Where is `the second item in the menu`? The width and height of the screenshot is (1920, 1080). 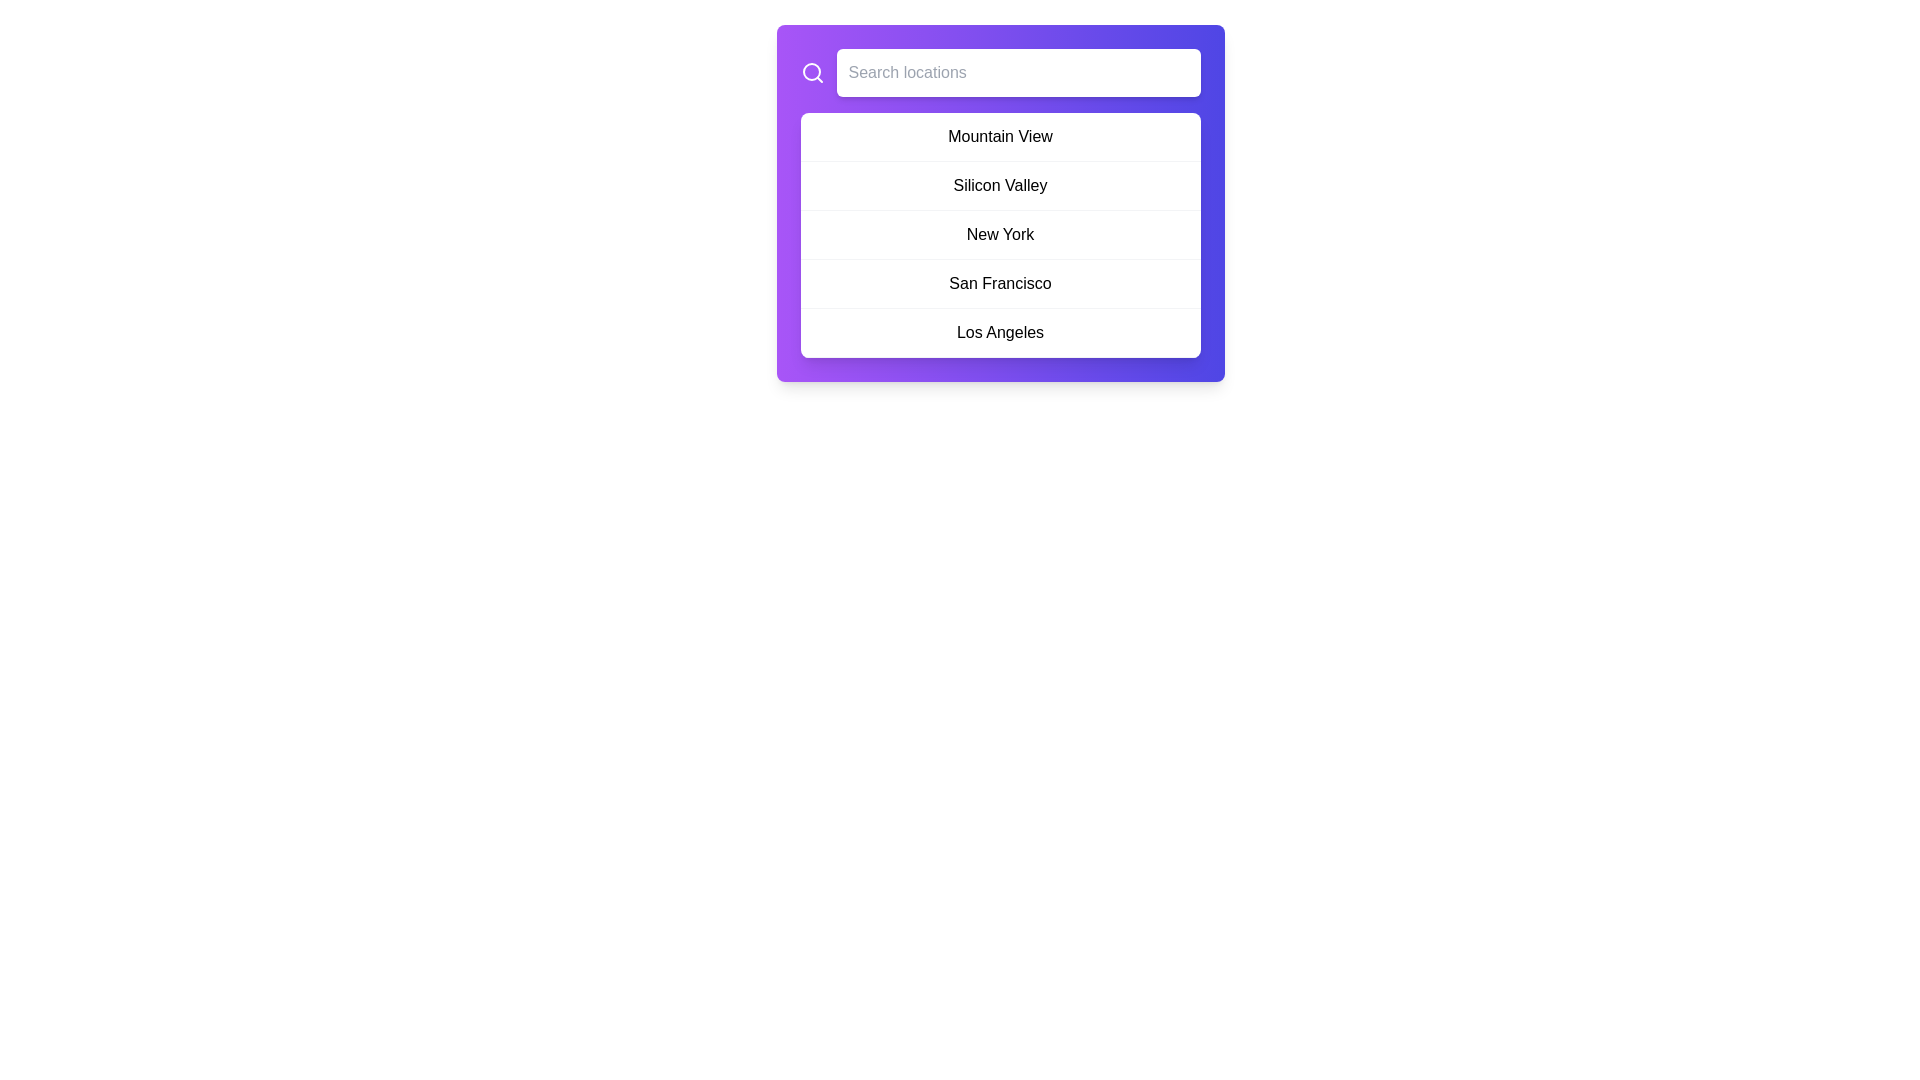 the second item in the menu is located at coordinates (1000, 186).